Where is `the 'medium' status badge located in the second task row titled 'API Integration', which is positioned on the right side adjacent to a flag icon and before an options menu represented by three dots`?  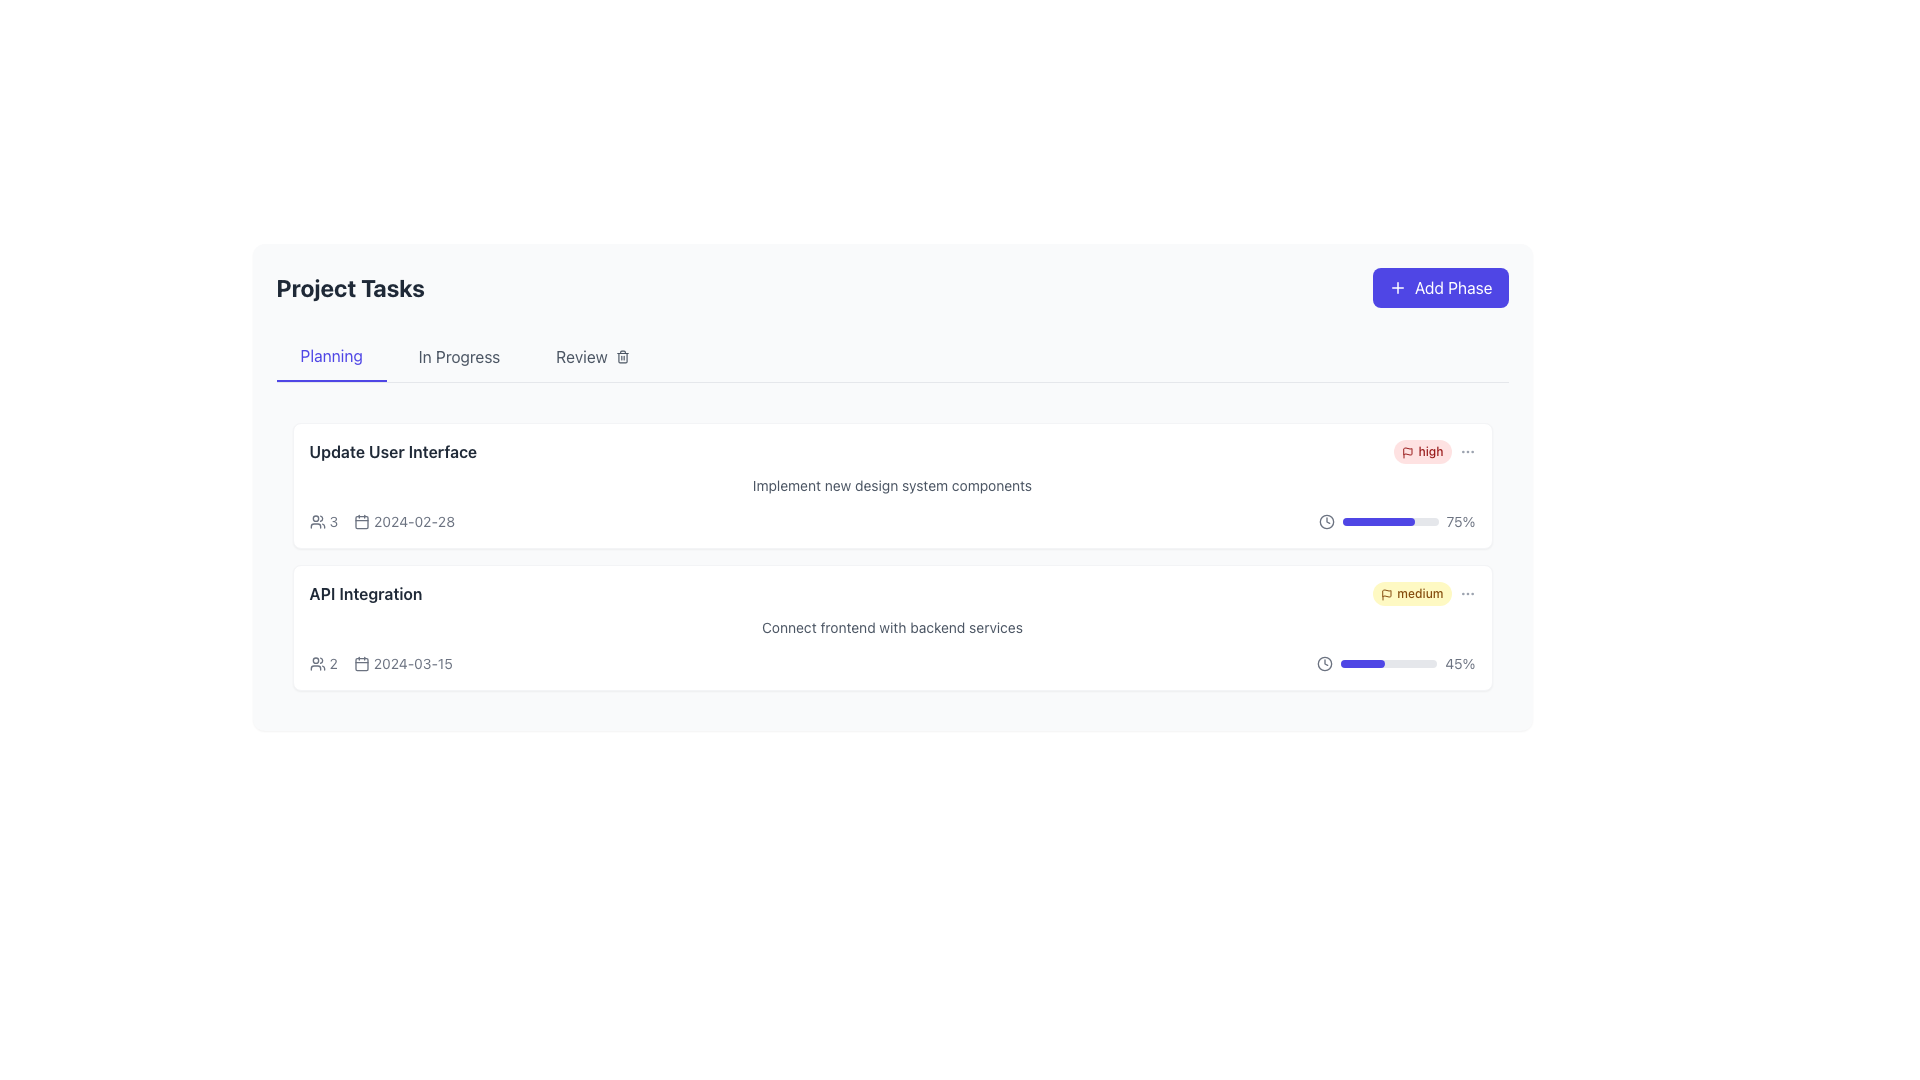
the 'medium' status badge located in the second task row titled 'API Integration', which is positioned on the right side adjacent to a flag icon and before an options menu represented by three dots is located at coordinates (1423, 593).